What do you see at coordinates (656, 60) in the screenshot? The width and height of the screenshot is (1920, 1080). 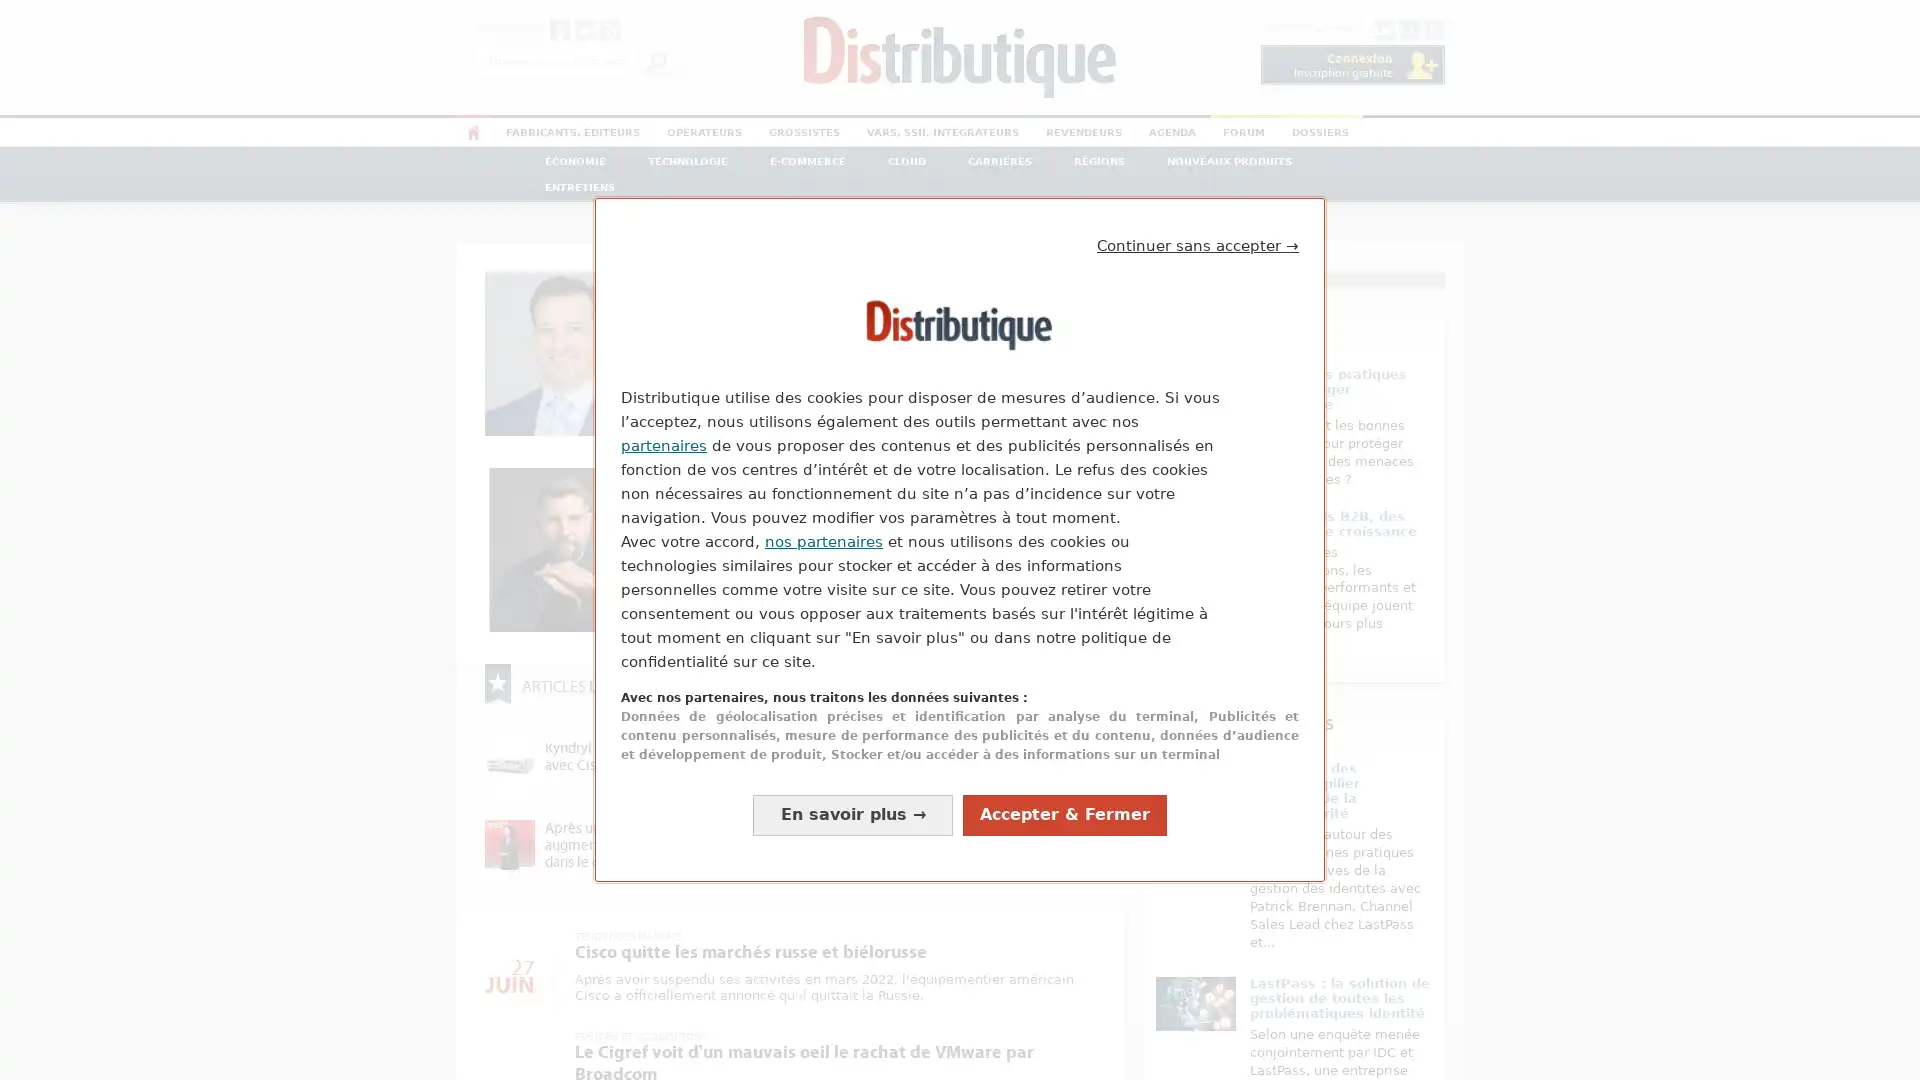 I see `Ok` at bounding box center [656, 60].